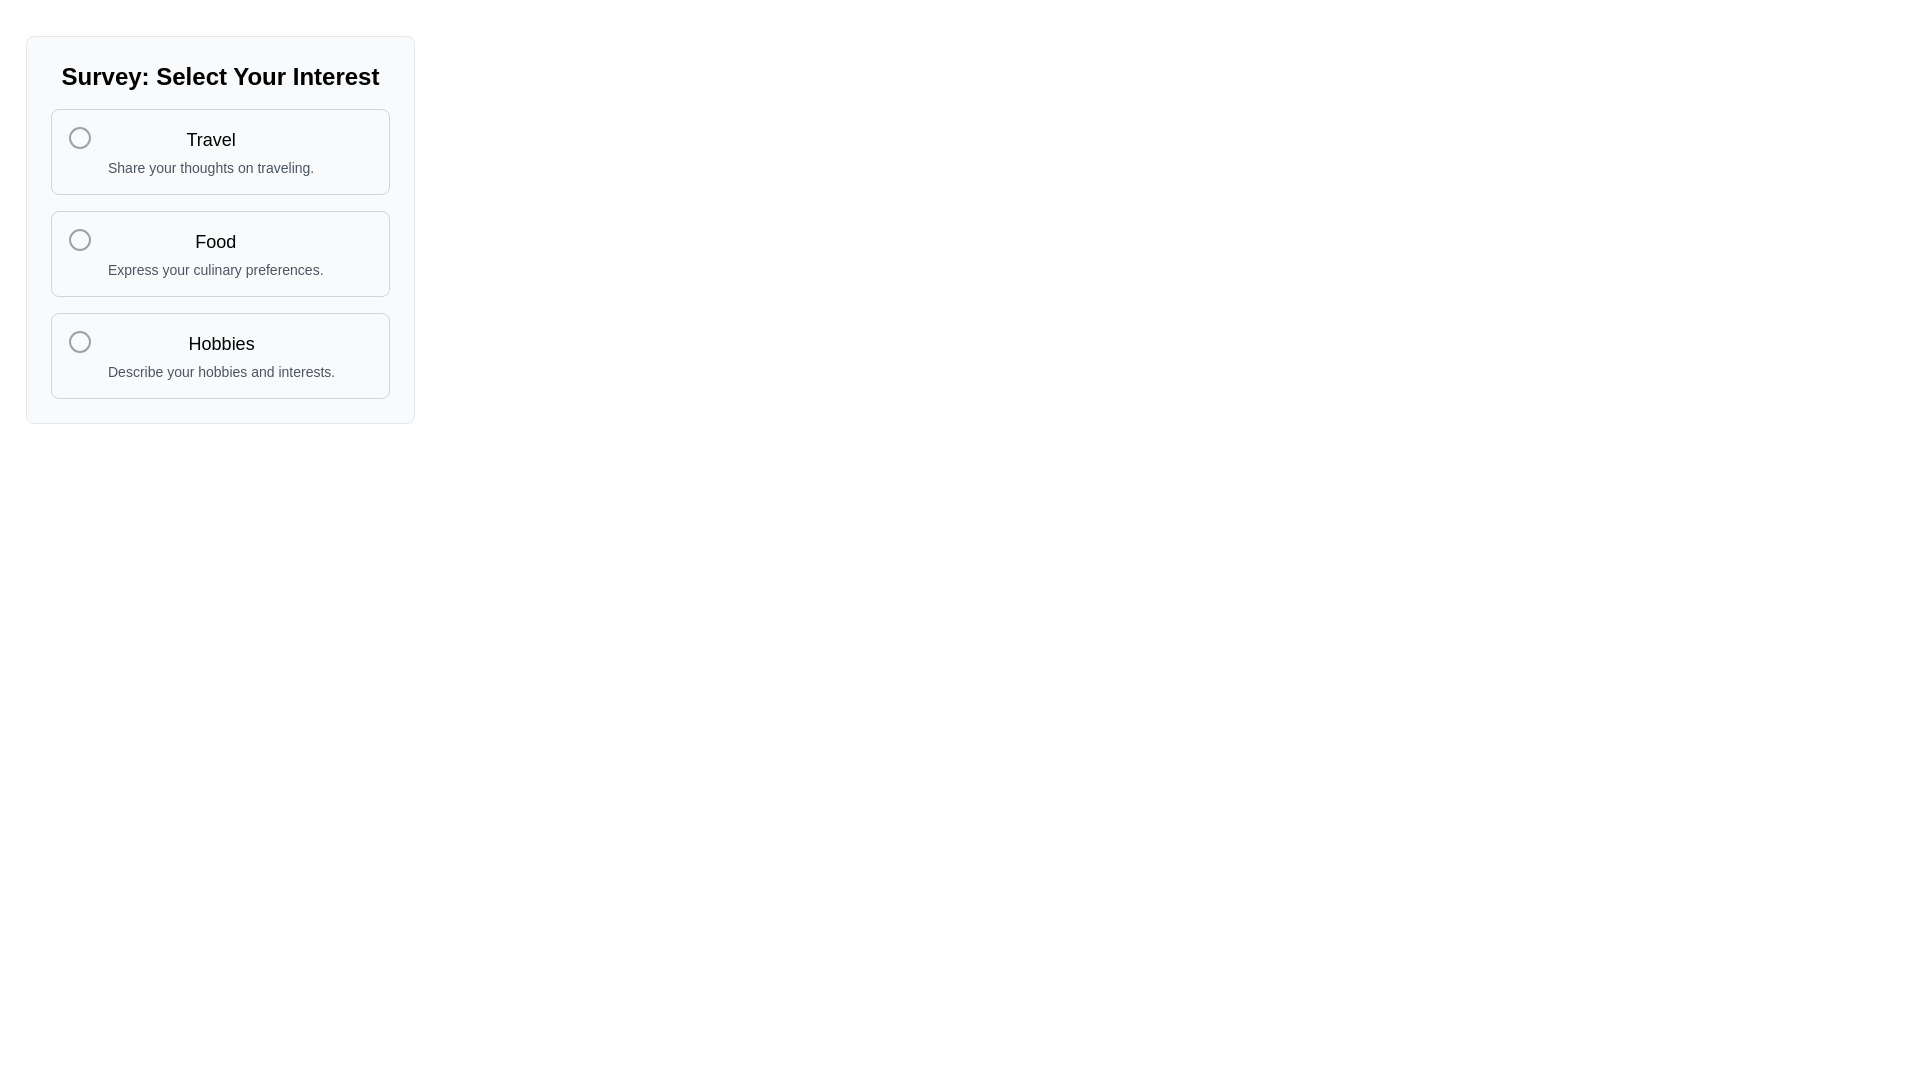  I want to click on the second card in the survey section that presents the 'Food' survey option, so click(220, 229).